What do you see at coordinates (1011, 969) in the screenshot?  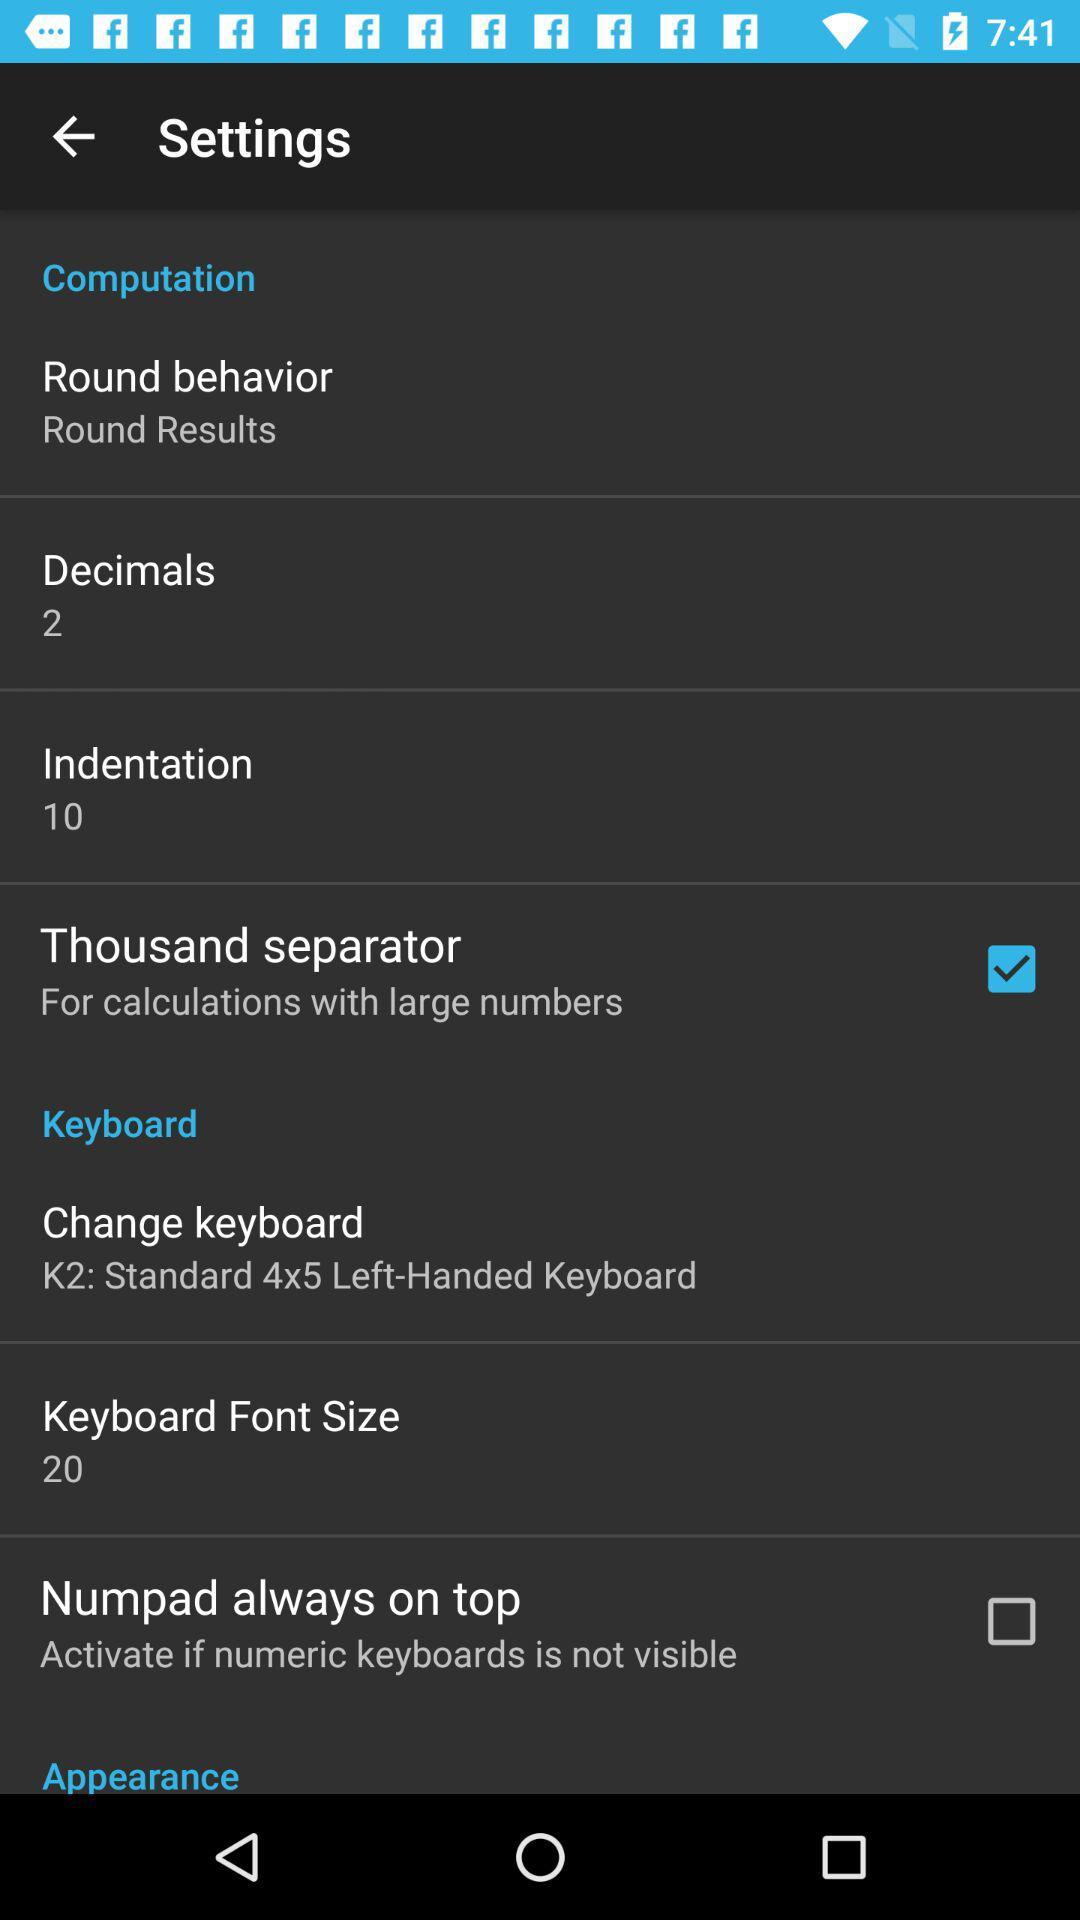 I see `the first check box` at bounding box center [1011, 969].